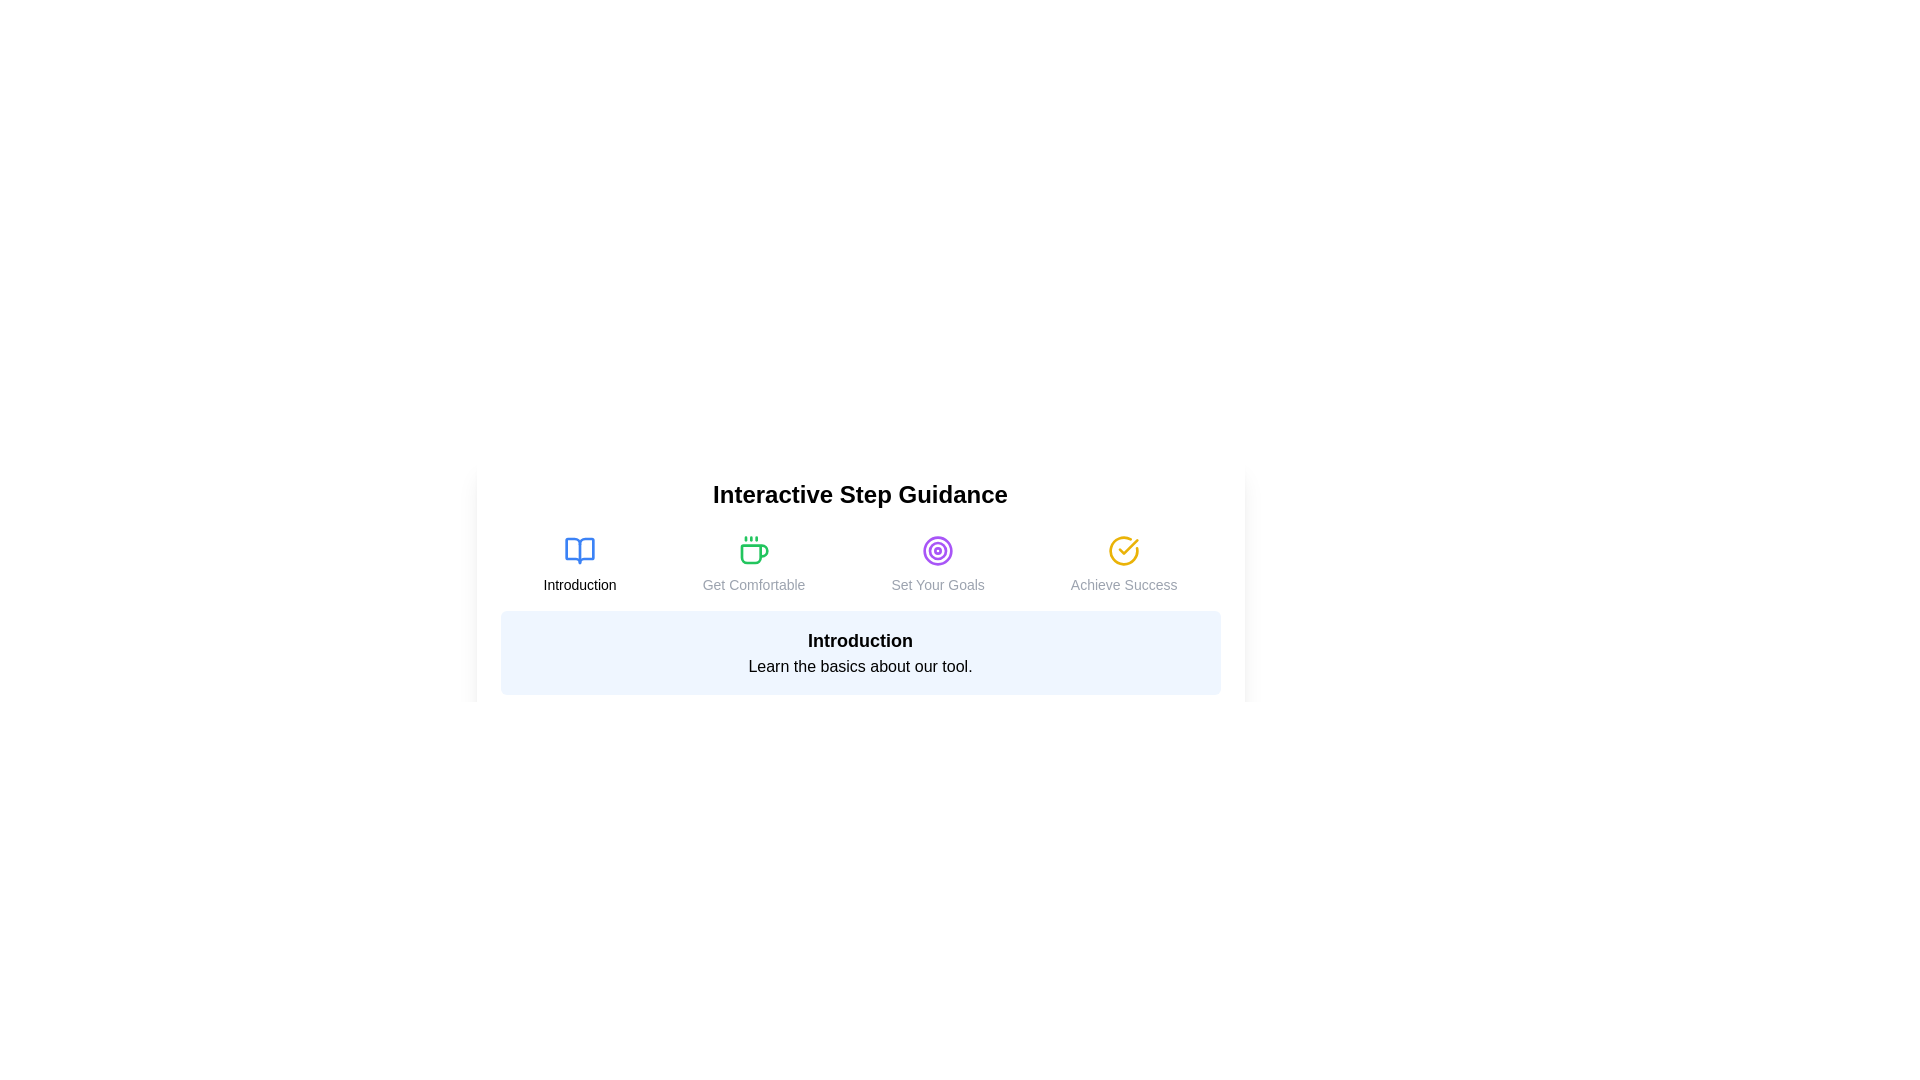 Image resolution: width=1920 pixels, height=1080 pixels. Describe the element at coordinates (860, 640) in the screenshot. I see `the bold, large-sized text label displaying 'Introduction' which is centered horizontally within a light blue box and located near the top center of the page` at that location.